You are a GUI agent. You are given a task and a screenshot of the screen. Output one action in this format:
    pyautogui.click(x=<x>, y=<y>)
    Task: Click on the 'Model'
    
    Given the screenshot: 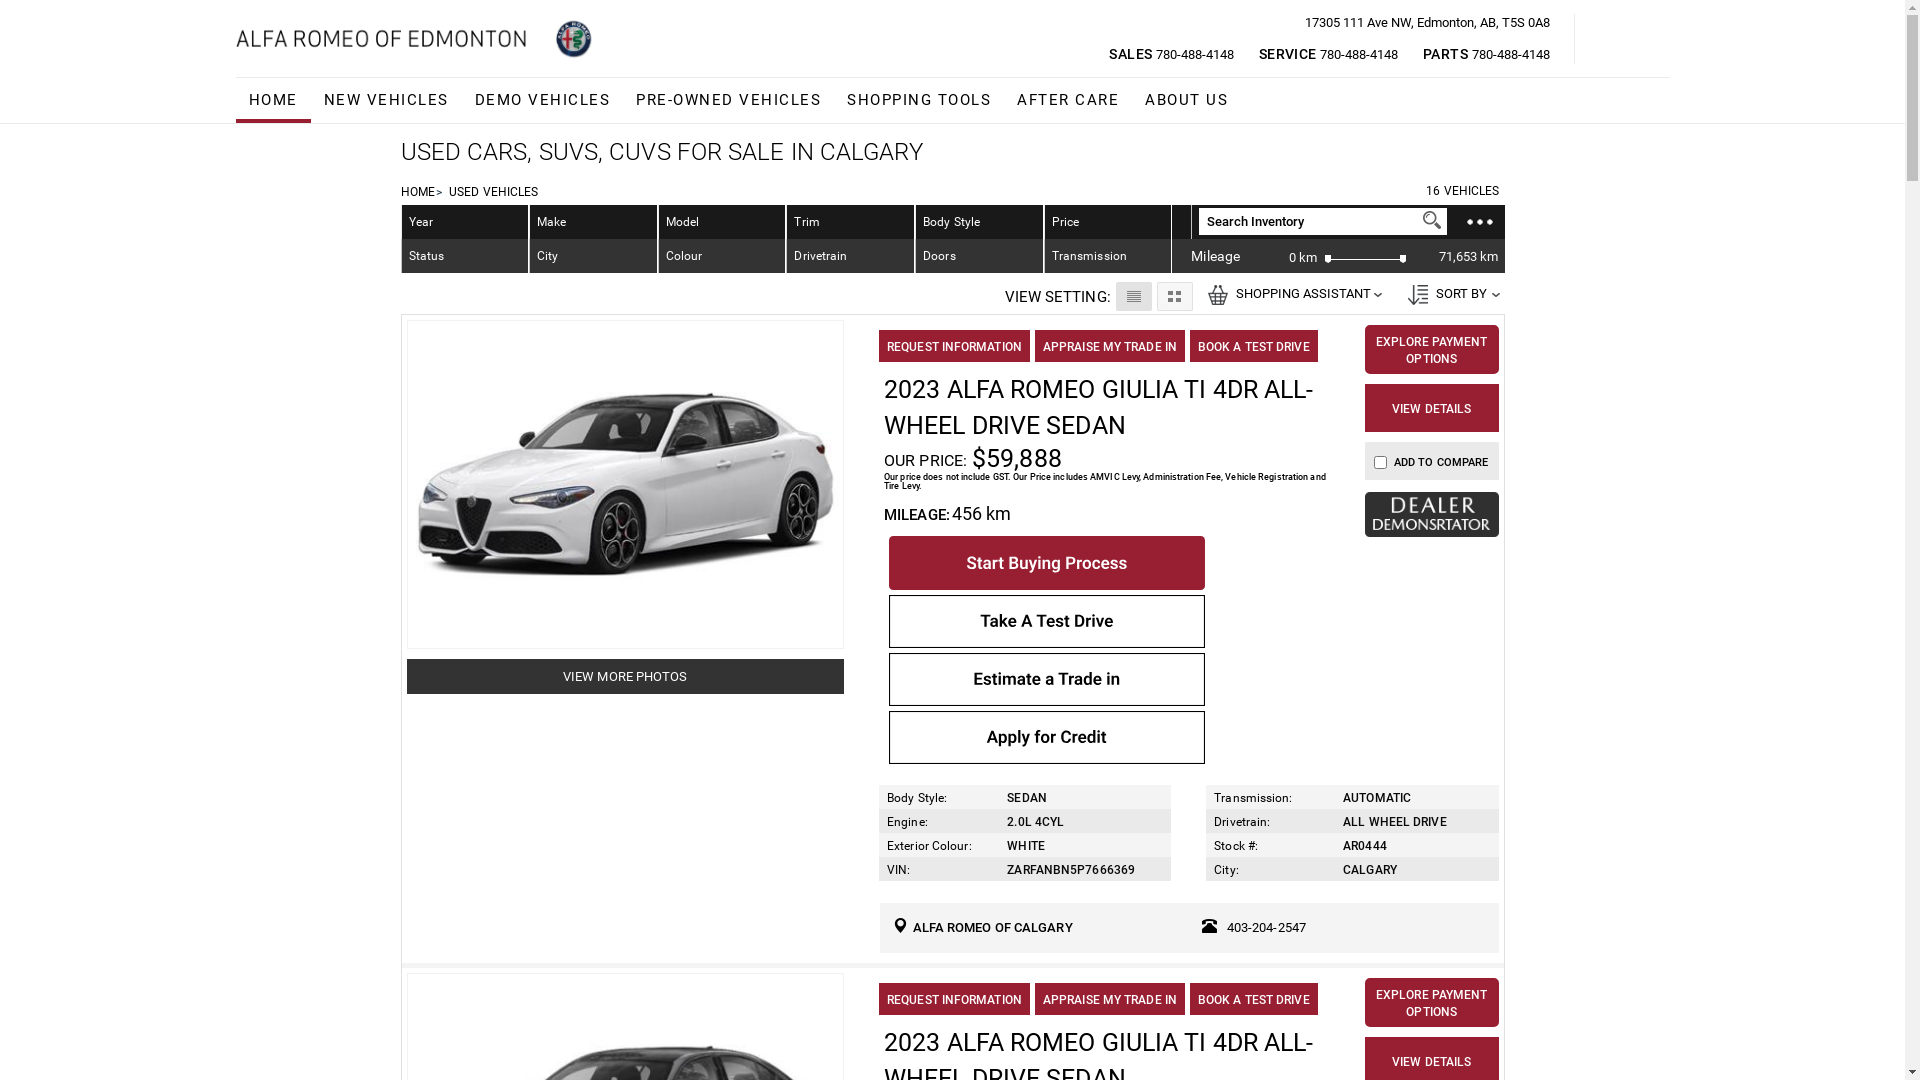 What is the action you would take?
    pyautogui.click(x=721, y=222)
    